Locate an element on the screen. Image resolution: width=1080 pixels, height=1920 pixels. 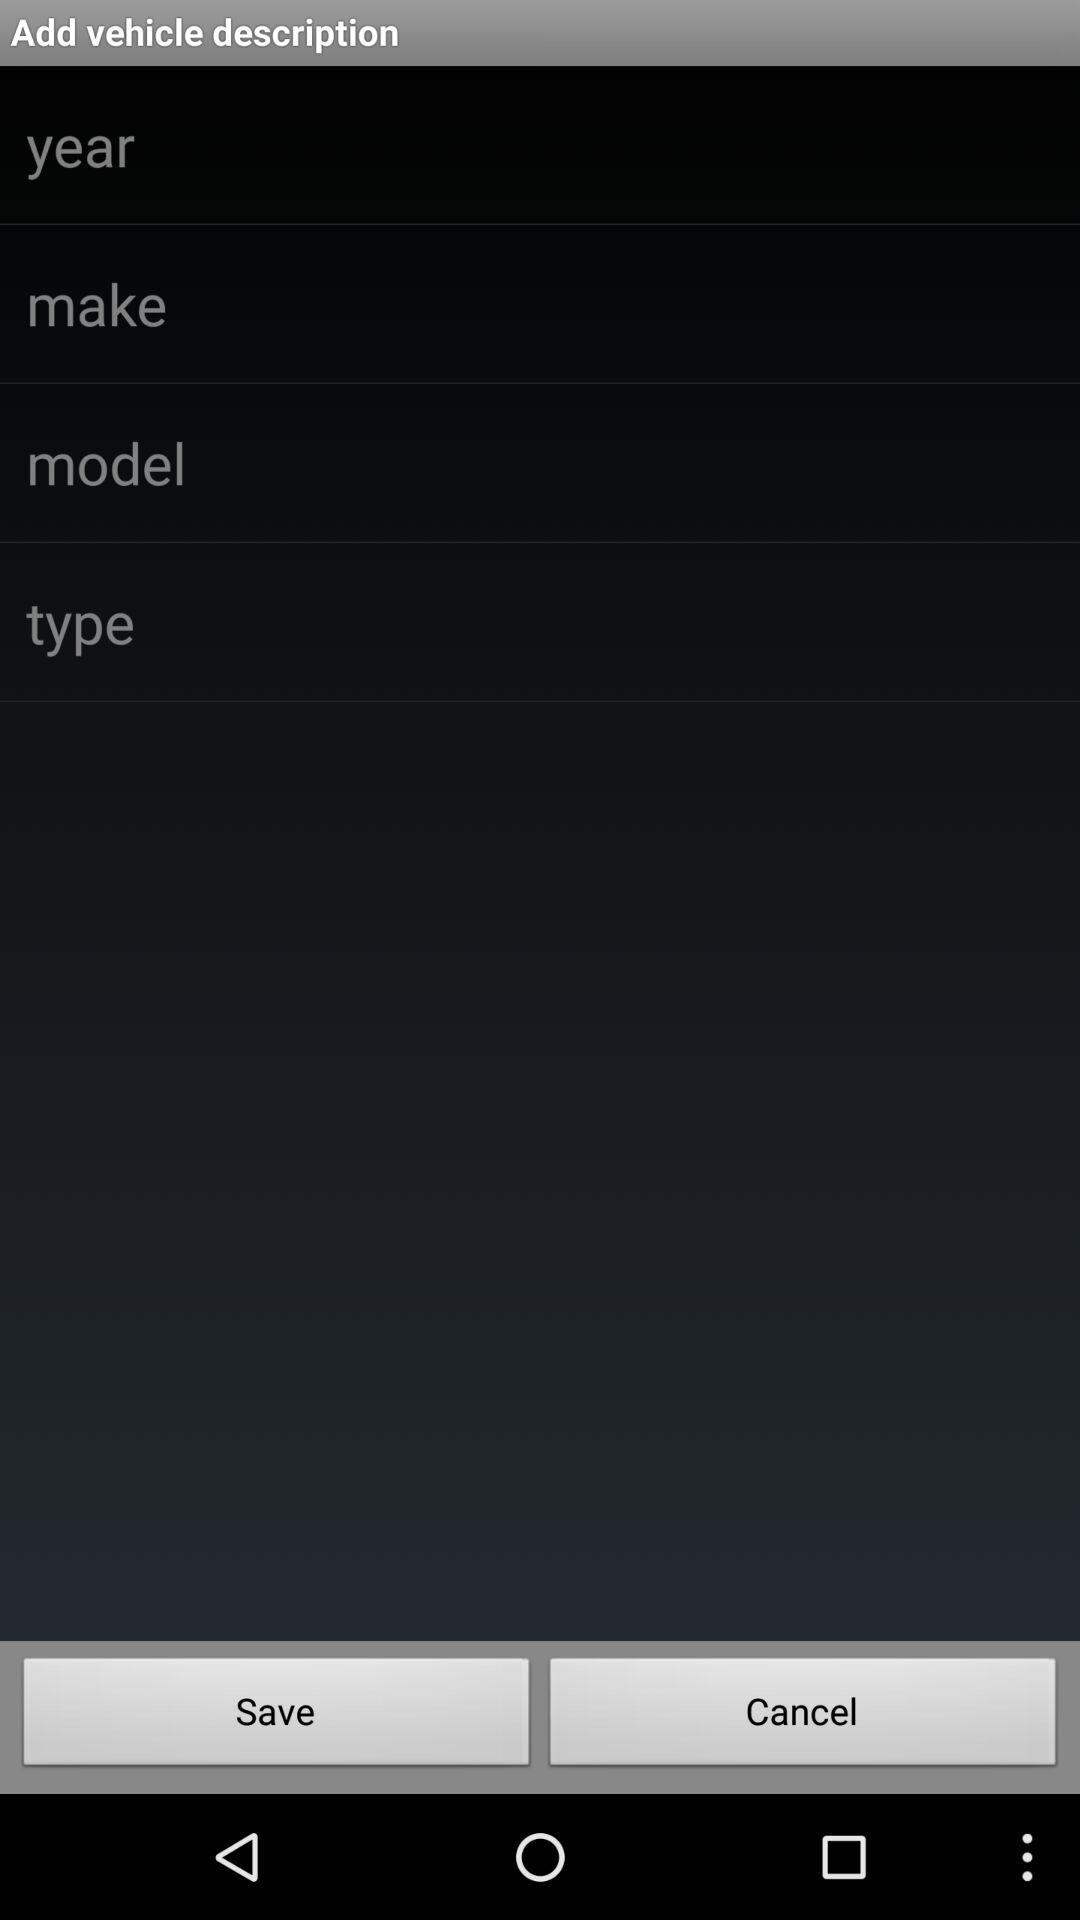
the item at the bottom right corner is located at coordinates (802, 1716).